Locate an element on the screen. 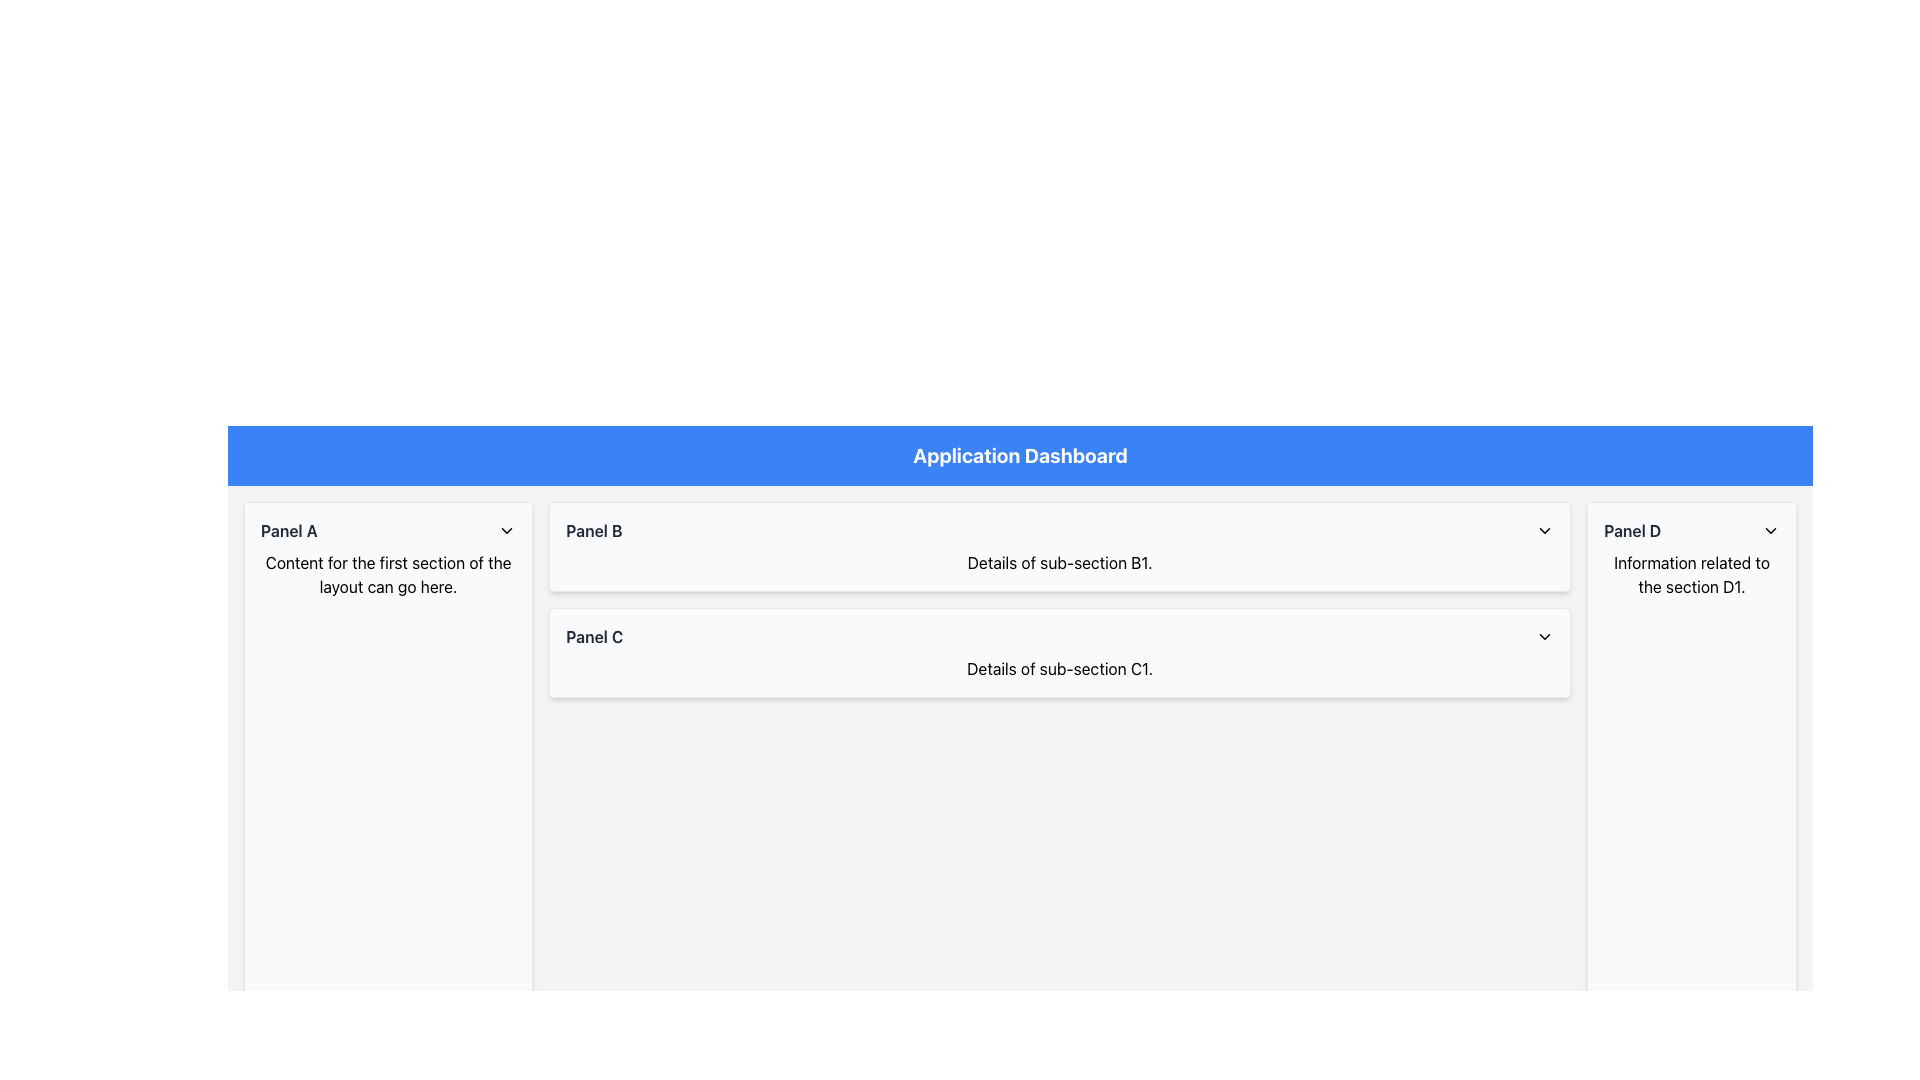 The width and height of the screenshot is (1920, 1080). the Expandable/Collapsible Panel for 'C1' located below 'Panel B' is located at coordinates (1059, 652).